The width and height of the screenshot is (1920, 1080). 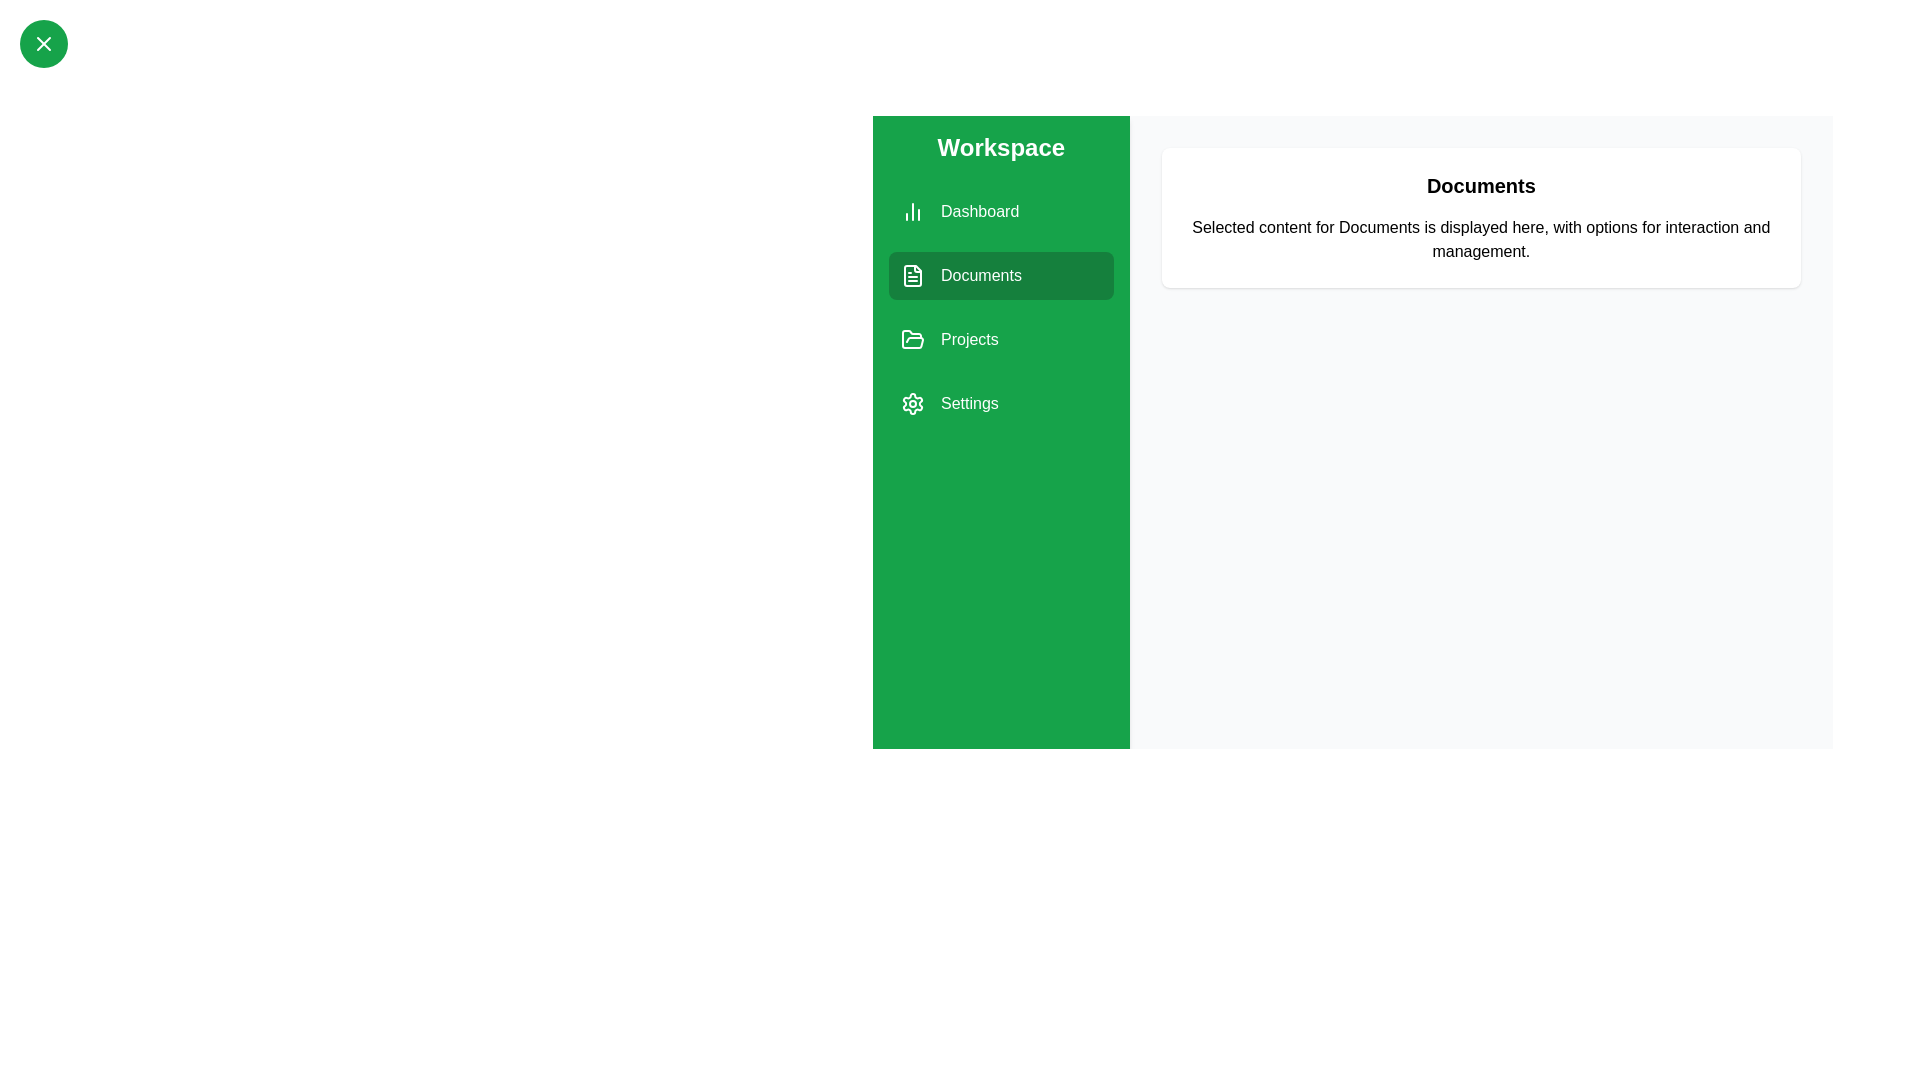 What do you see at coordinates (1001, 338) in the screenshot?
I see `the Projects section from the sidebar` at bounding box center [1001, 338].